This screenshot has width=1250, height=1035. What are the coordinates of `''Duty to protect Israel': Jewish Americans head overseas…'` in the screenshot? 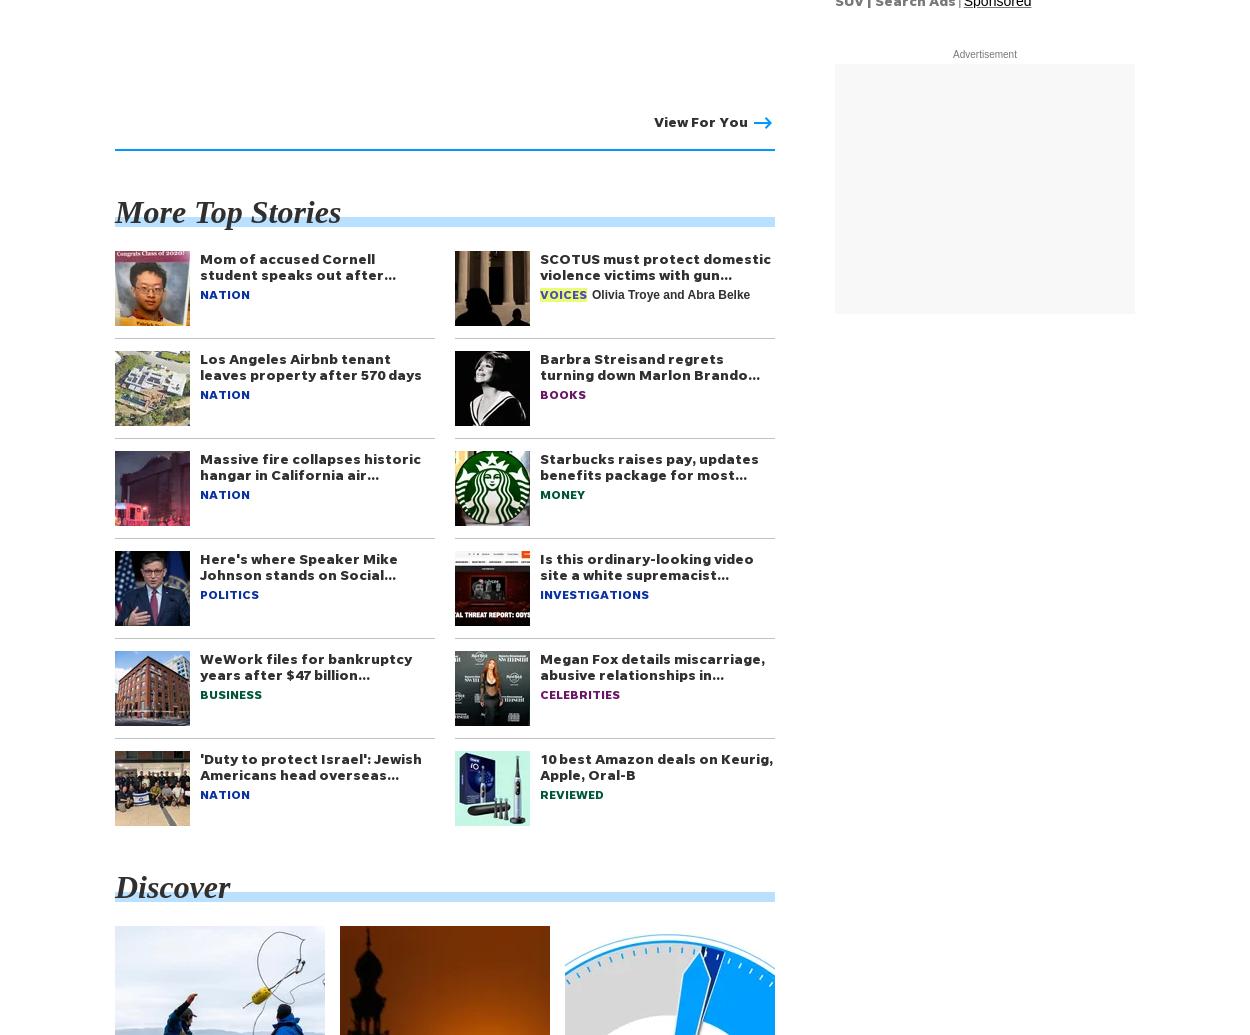 It's located at (311, 765).